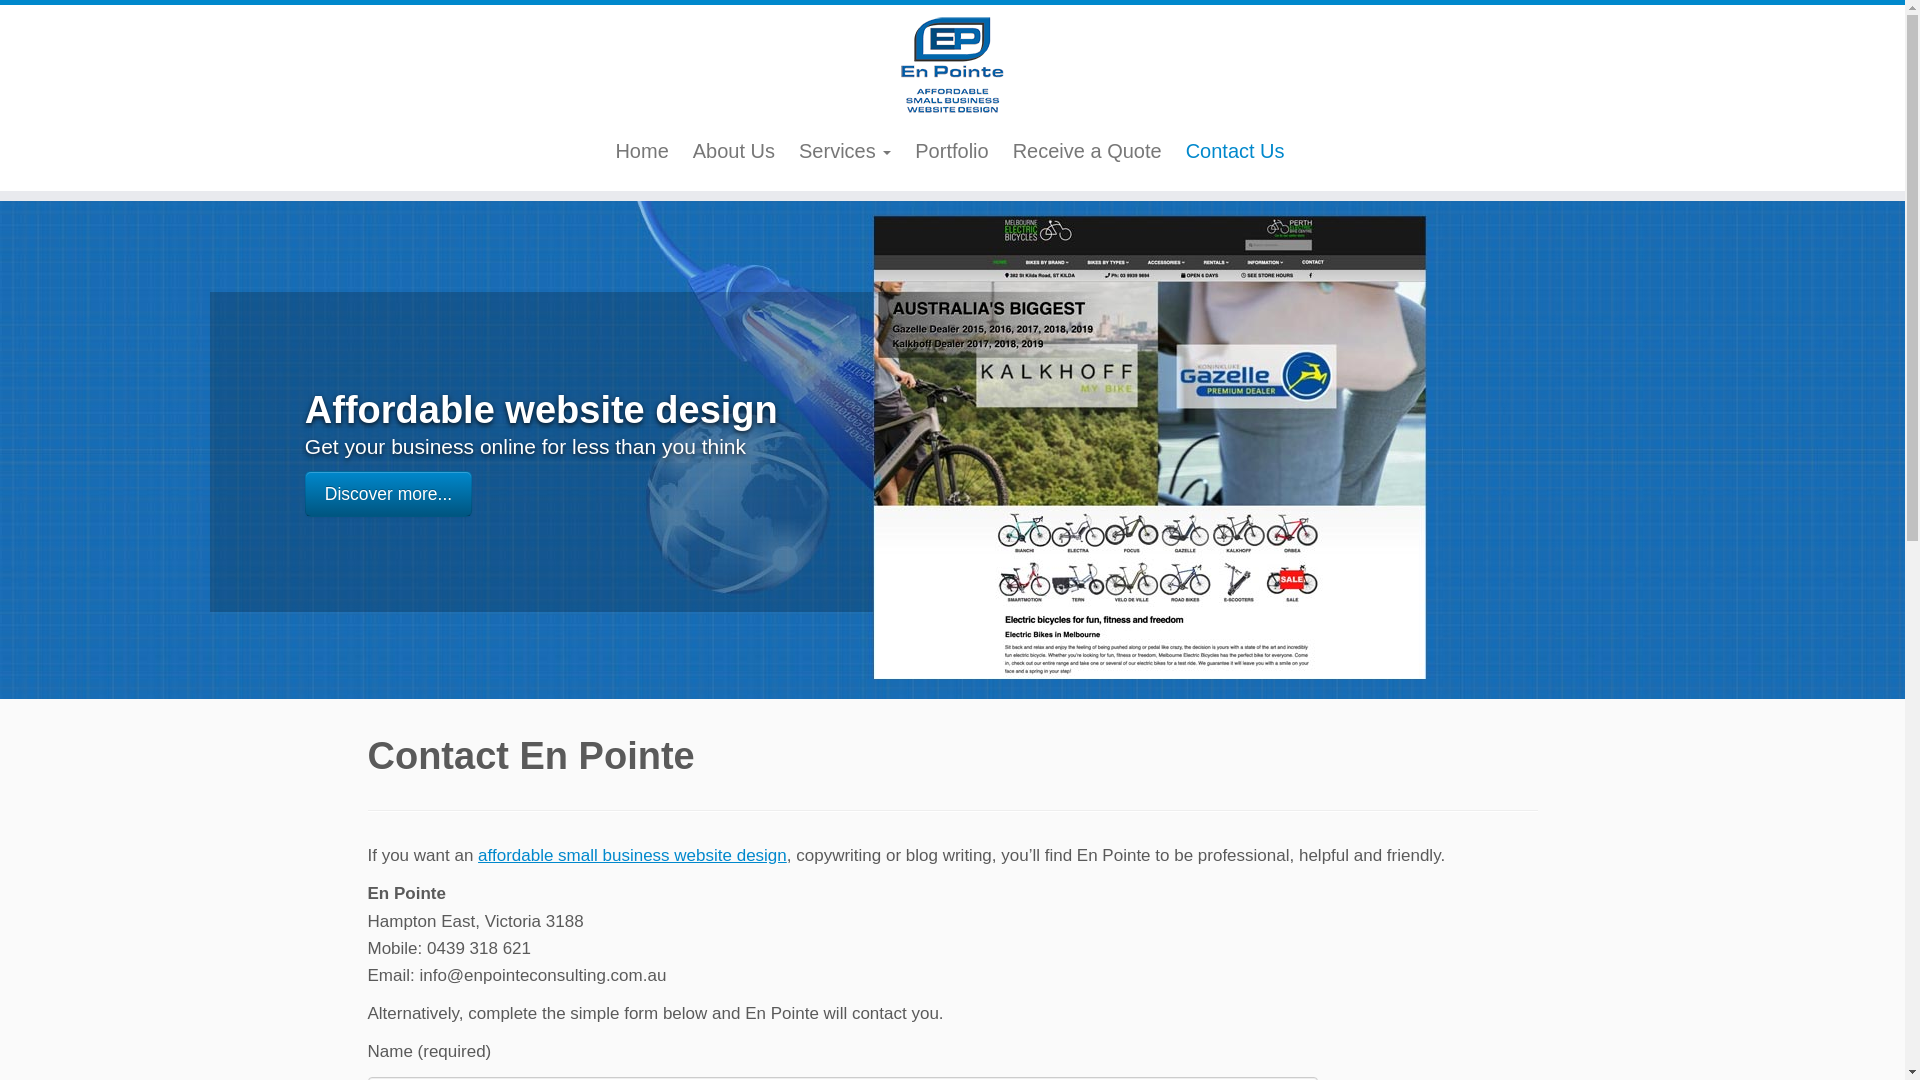 The image size is (1920, 1080). I want to click on 'Portfolio', so click(901, 149).